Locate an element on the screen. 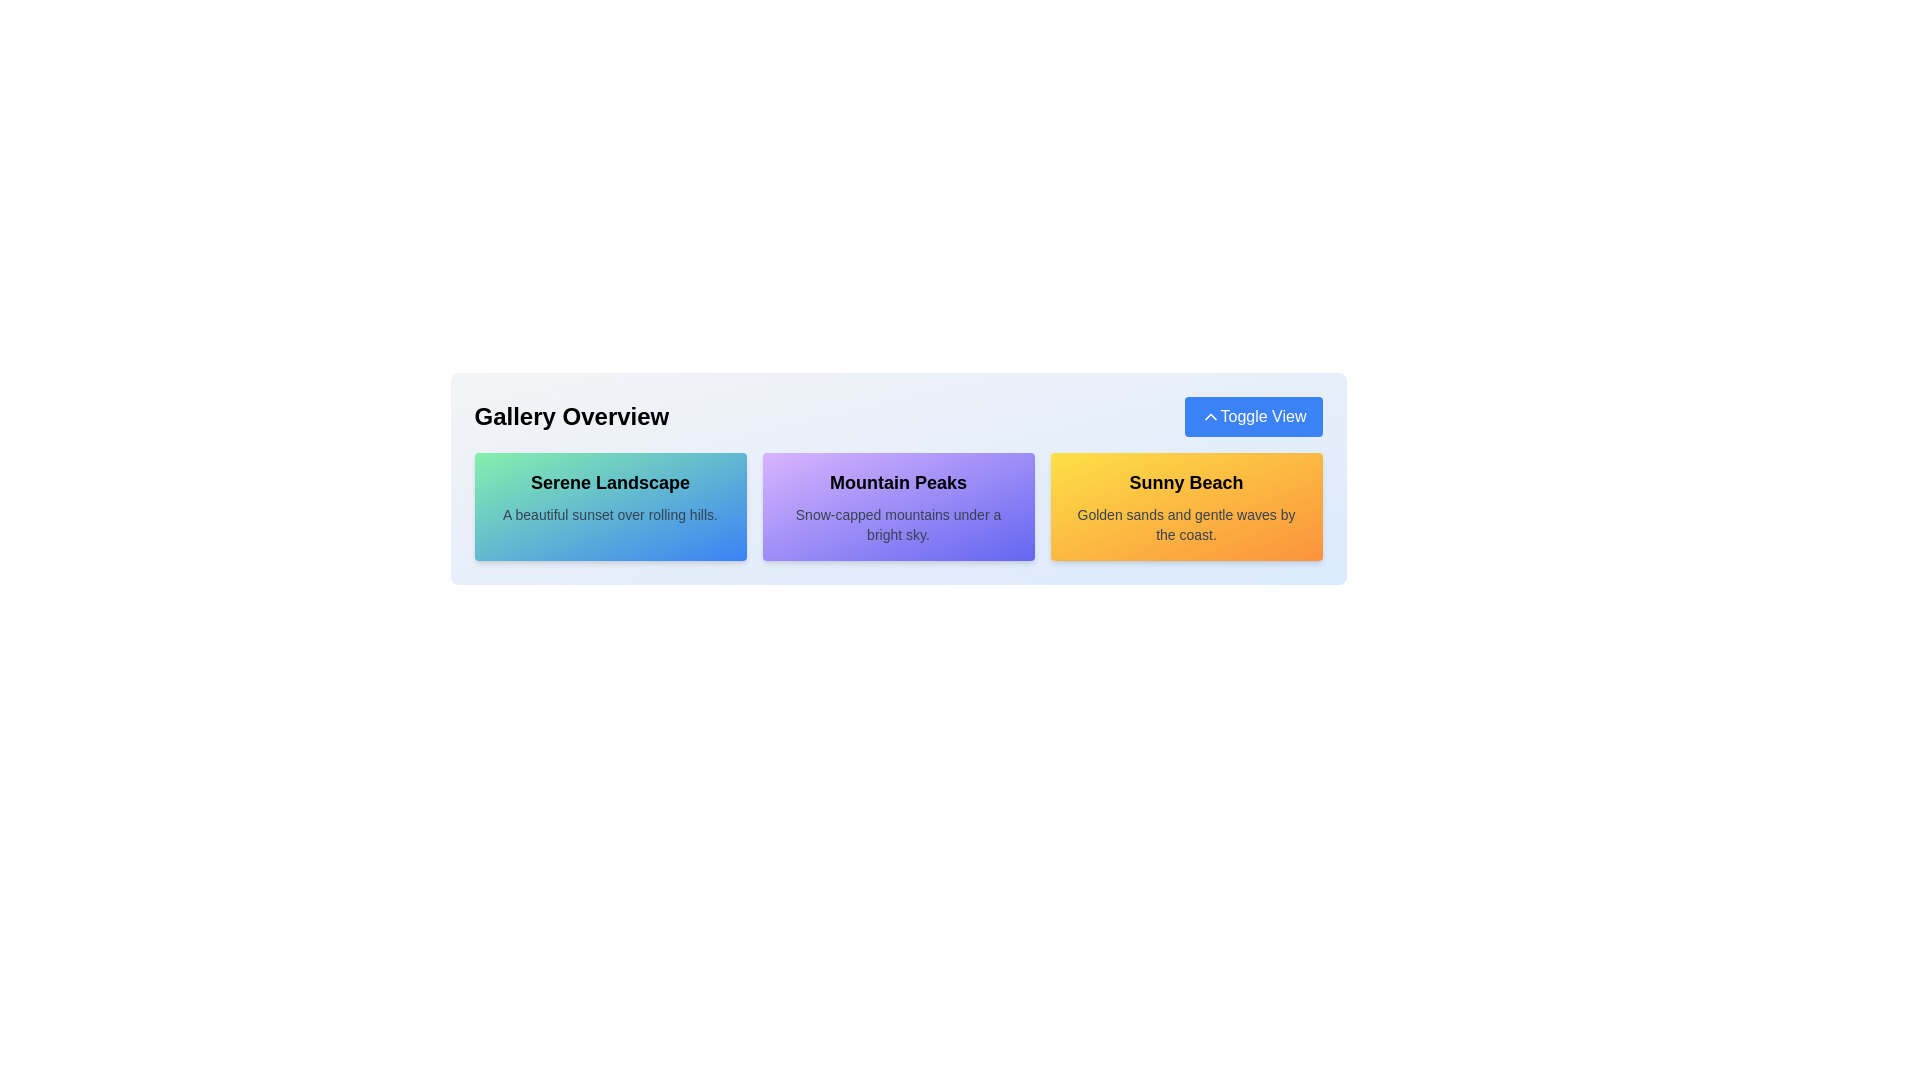  the static informational card displaying information about 'Mountain Peaks', which is the middle block in a row of three blocks is located at coordinates (897, 505).